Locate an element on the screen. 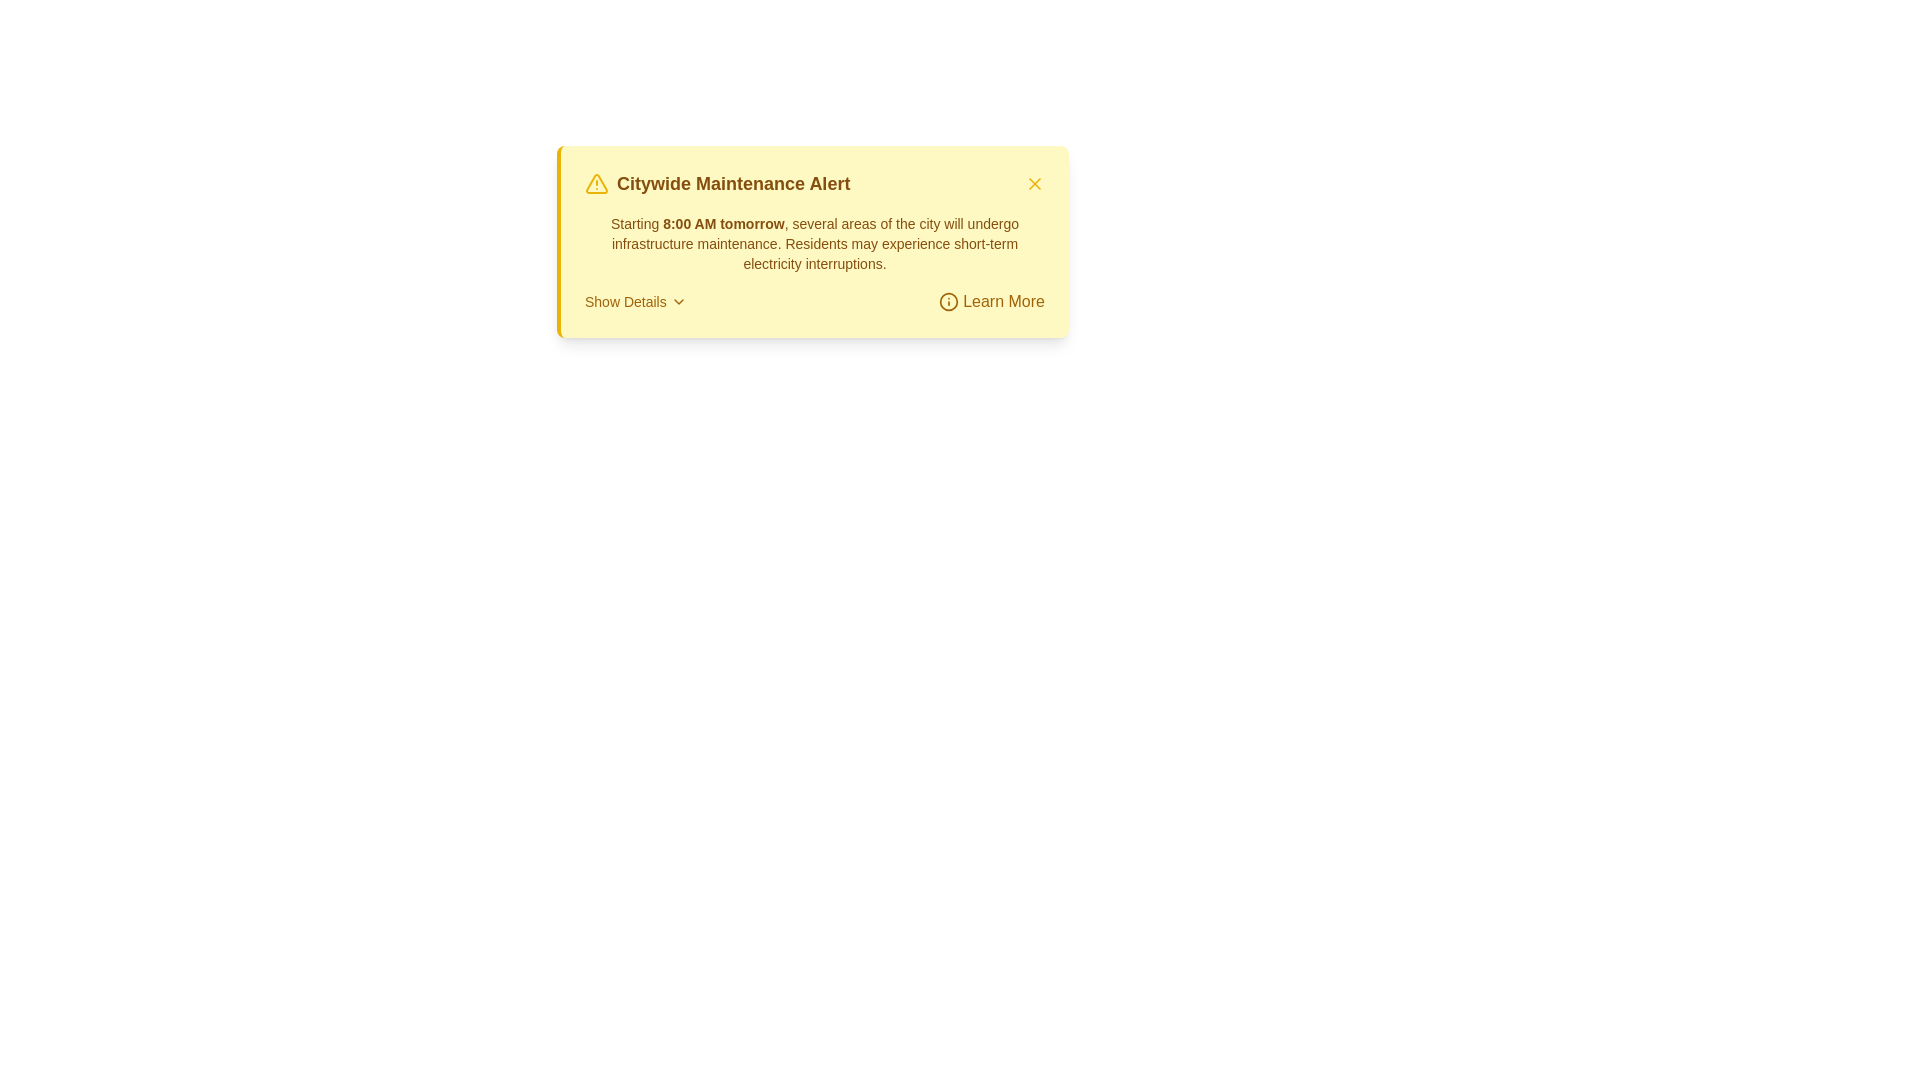  the close icon located in the top-right corner of the yellow alert box is located at coordinates (1035, 184).